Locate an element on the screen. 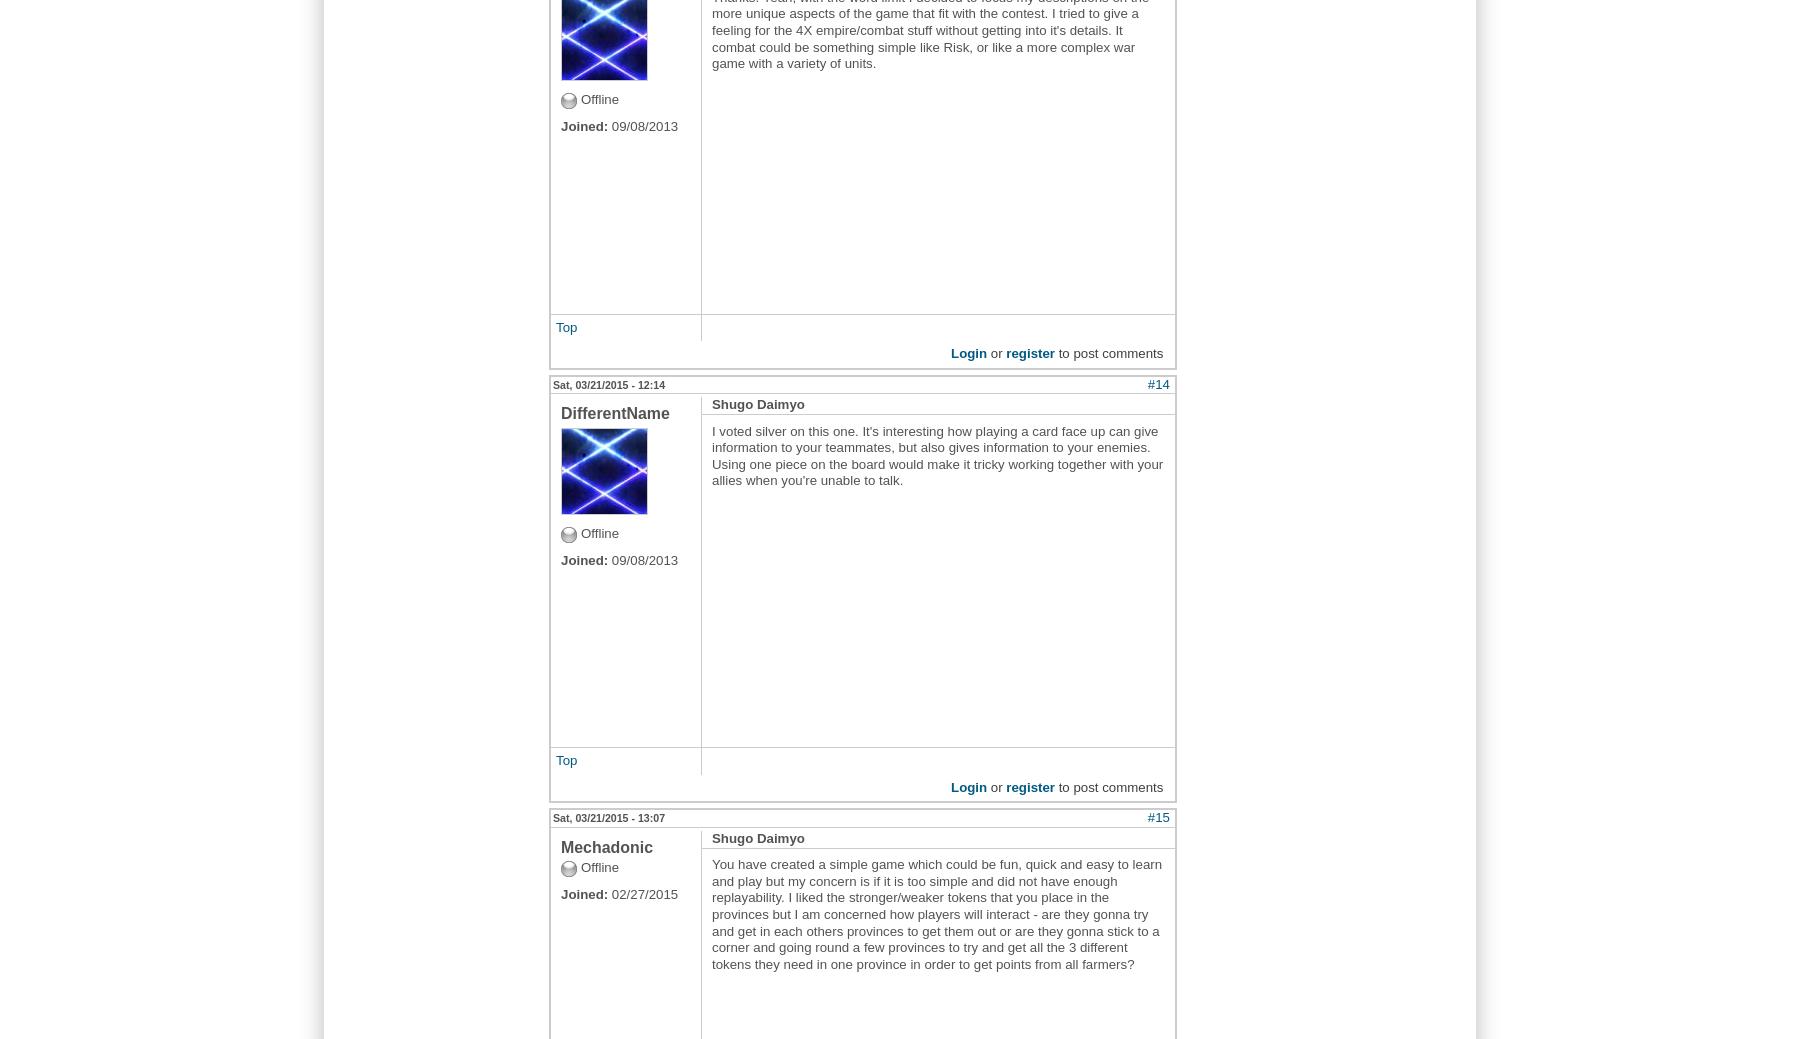  '#14' is located at coordinates (1157, 382).